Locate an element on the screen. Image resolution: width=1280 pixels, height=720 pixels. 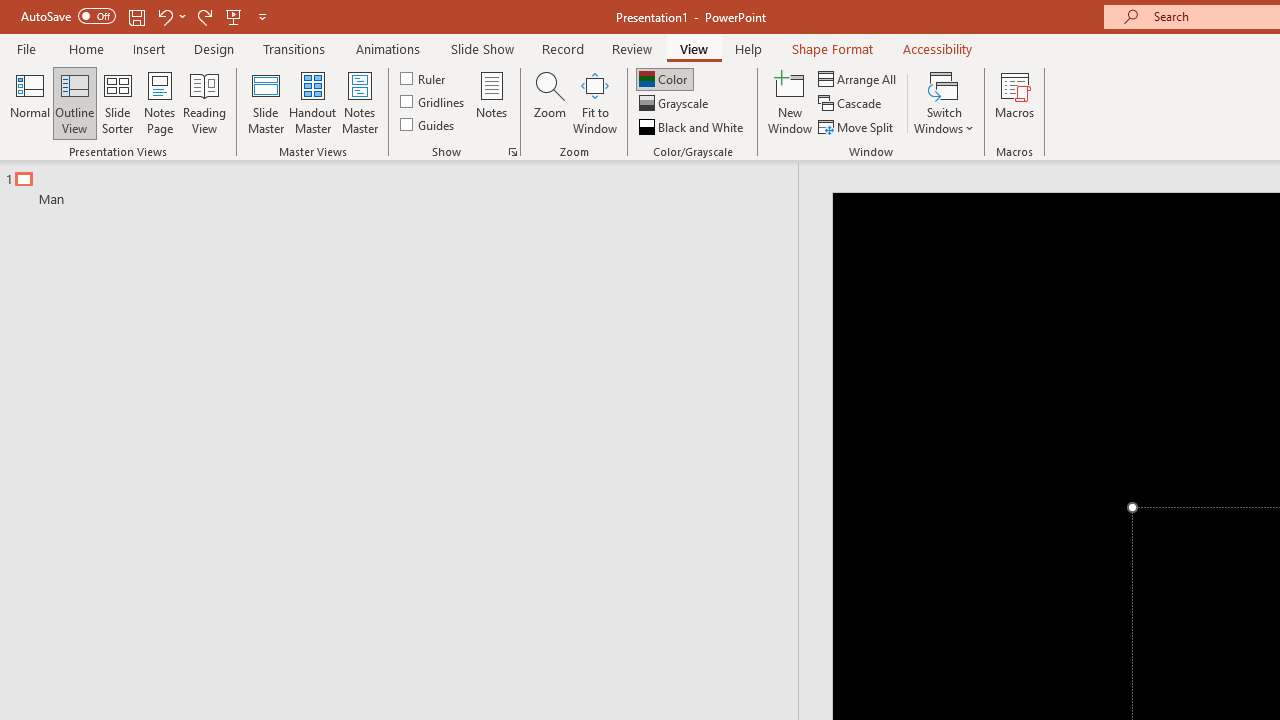
'Outline View' is located at coordinates (74, 103).